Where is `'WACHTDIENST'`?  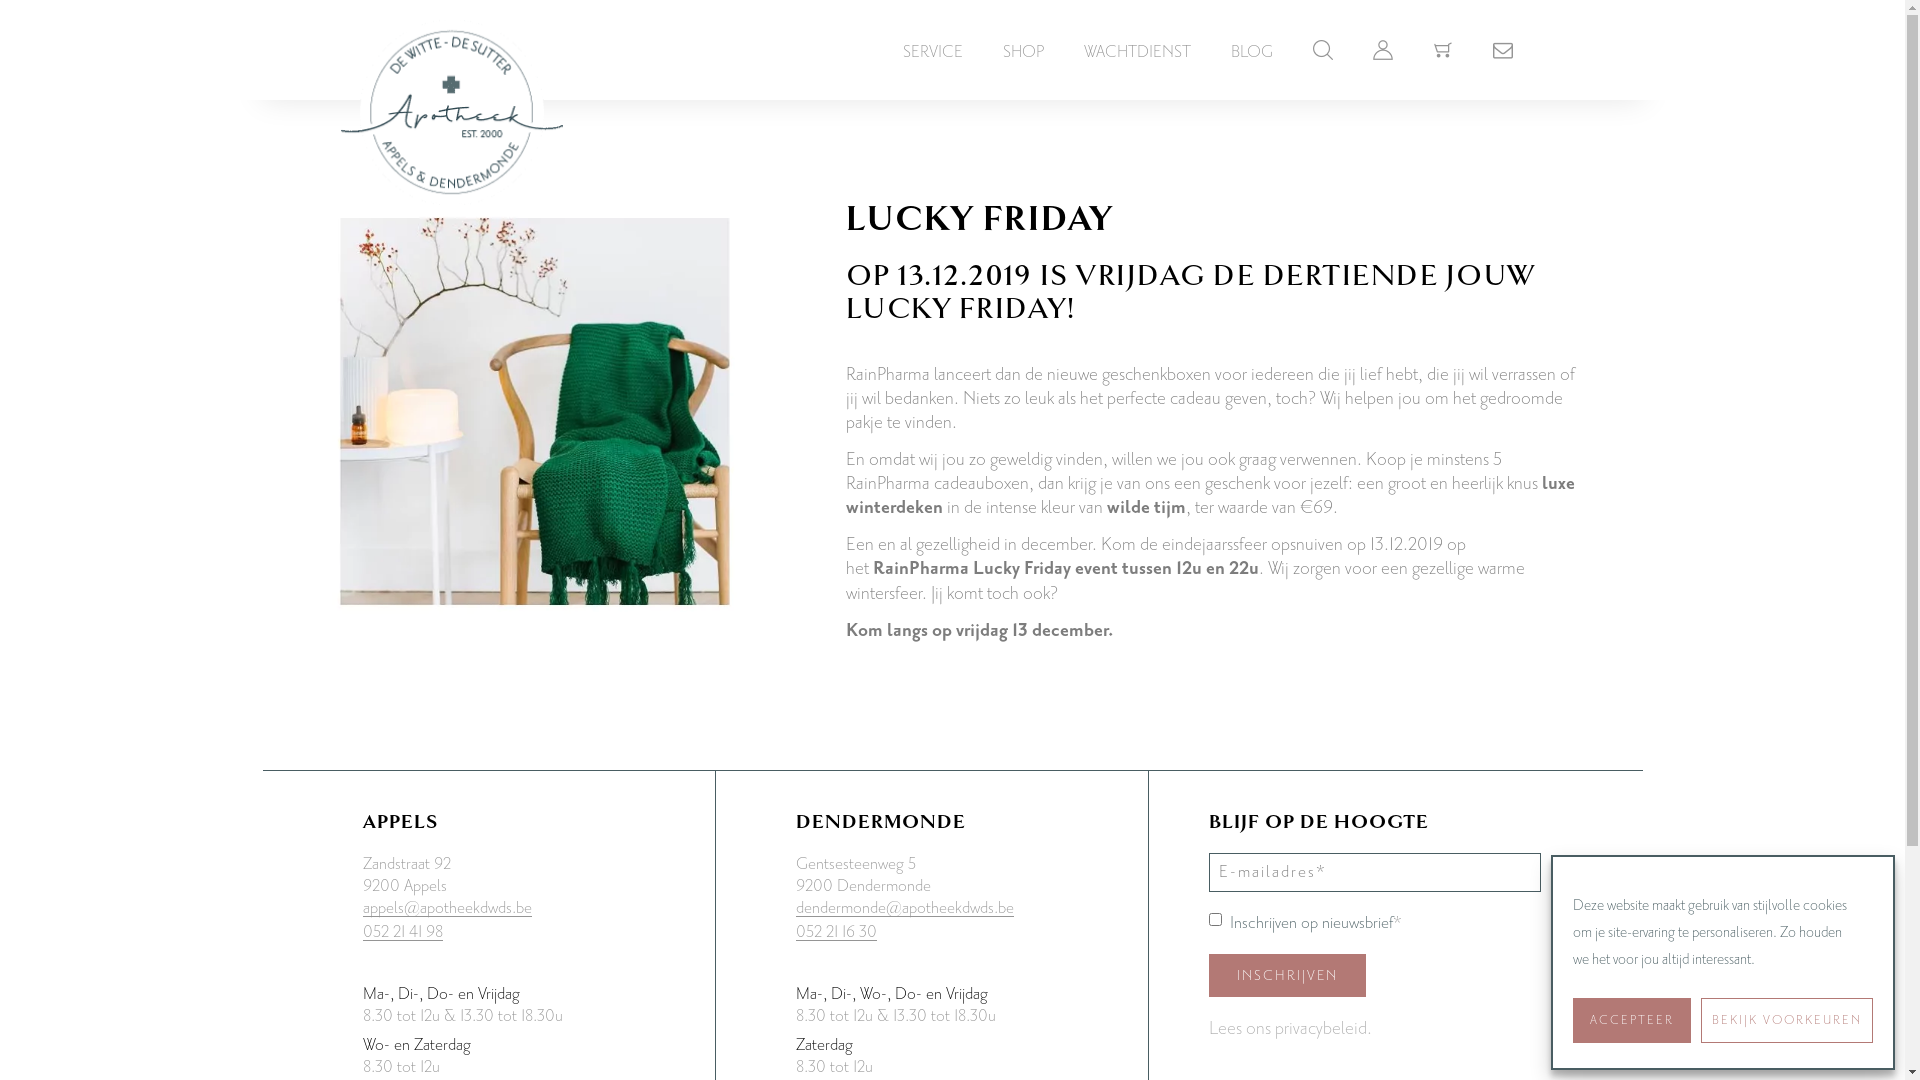 'WACHTDIENST' is located at coordinates (1137, 50).